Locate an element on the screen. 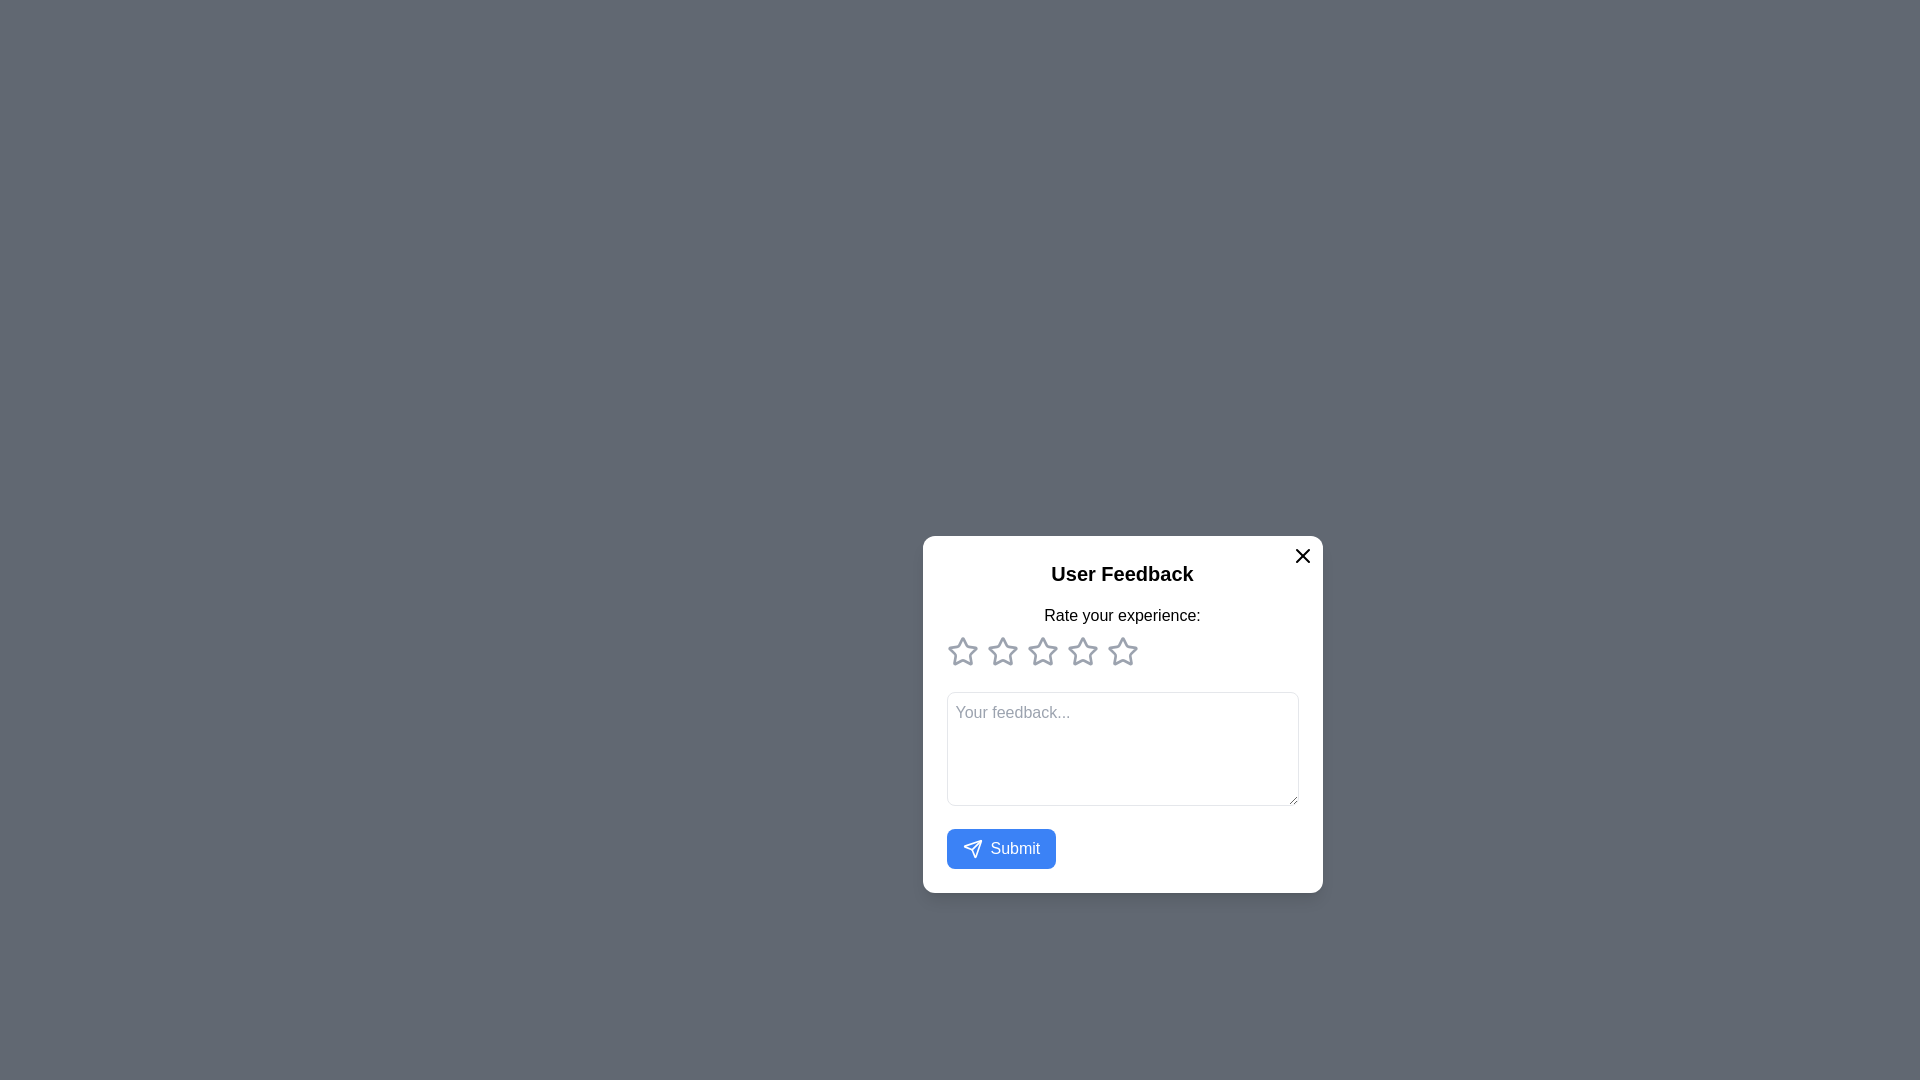 This screenshot has width=1920, height=1080. on the second star icon in the 'Rate your experience' section is located at coordinates (1002, 650).